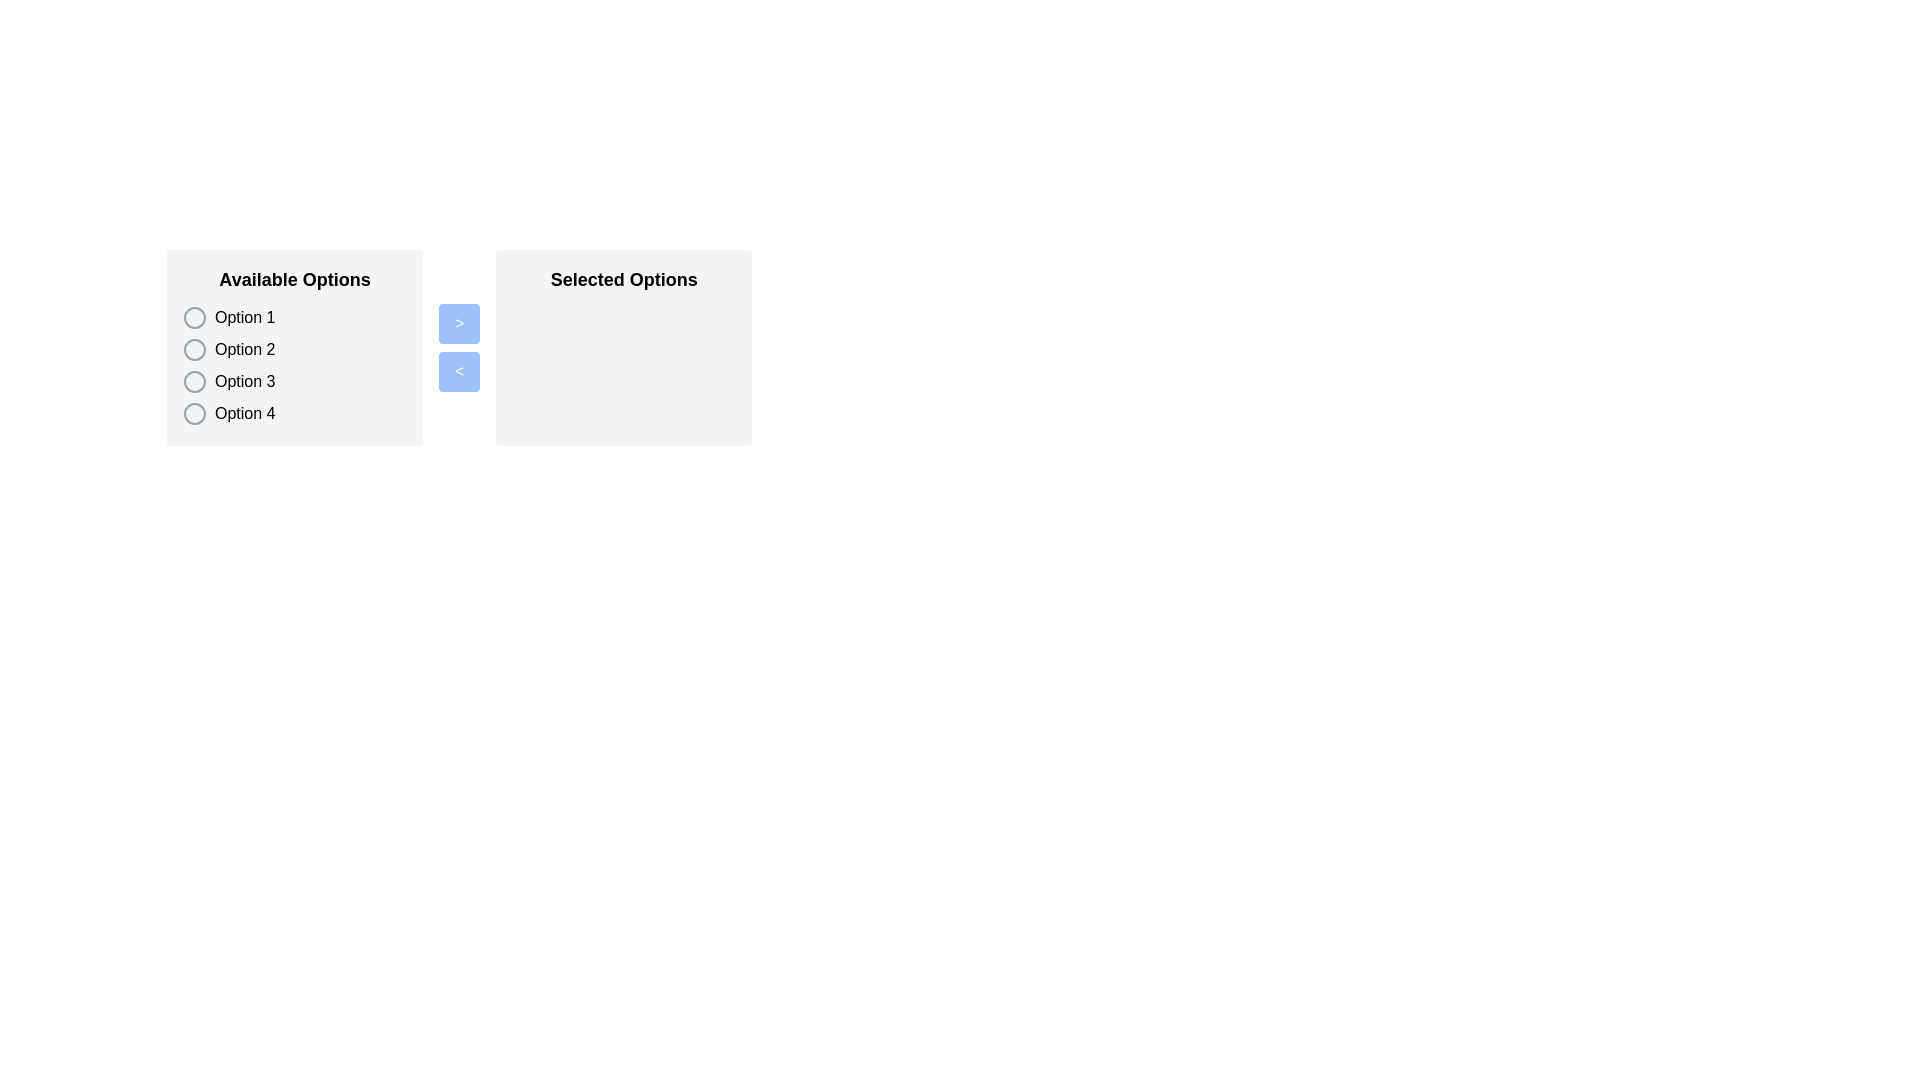 This screenshot has height=1080, width=1920. What do you see at coordinates (293, 349) in the screenshot?
I see `the radio button labeled 'Option 2' in the vertical list of selectable items` at bounding box center [293, 349].